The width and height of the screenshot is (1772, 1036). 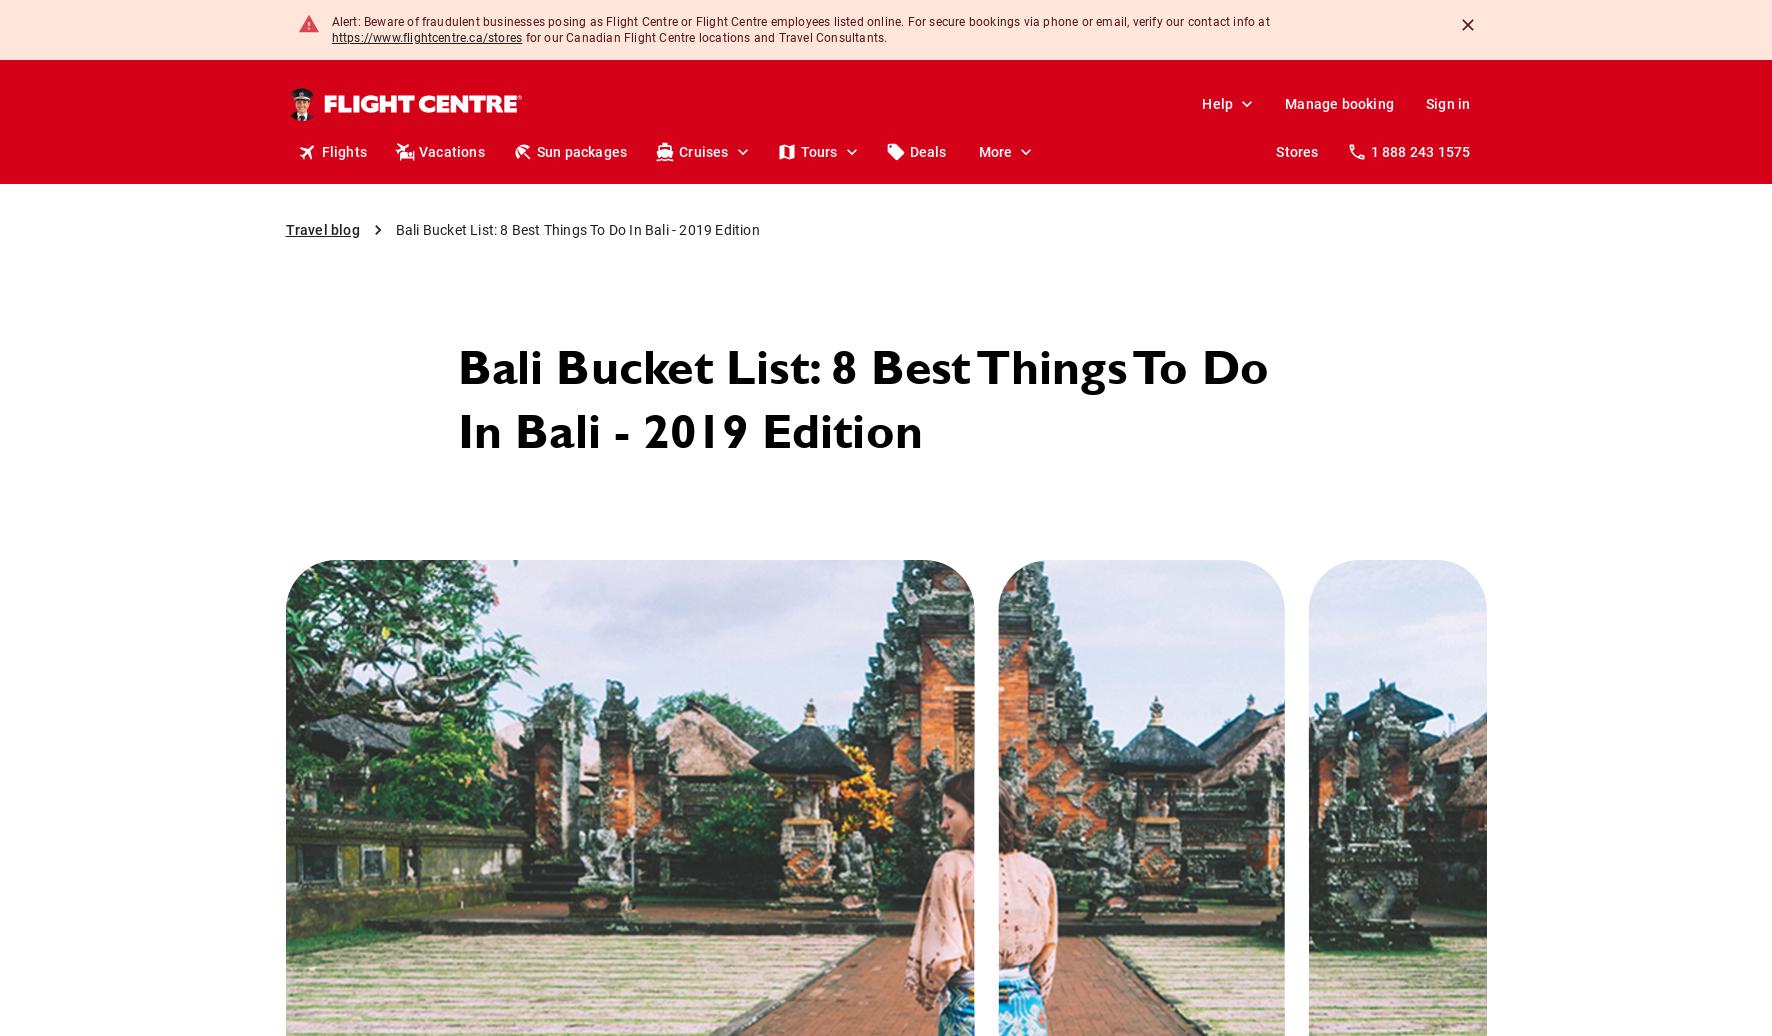 What do you see at coordinates (343, 151) in the screenshot?
I see `'Flights'` at bounding box center [343, 151].